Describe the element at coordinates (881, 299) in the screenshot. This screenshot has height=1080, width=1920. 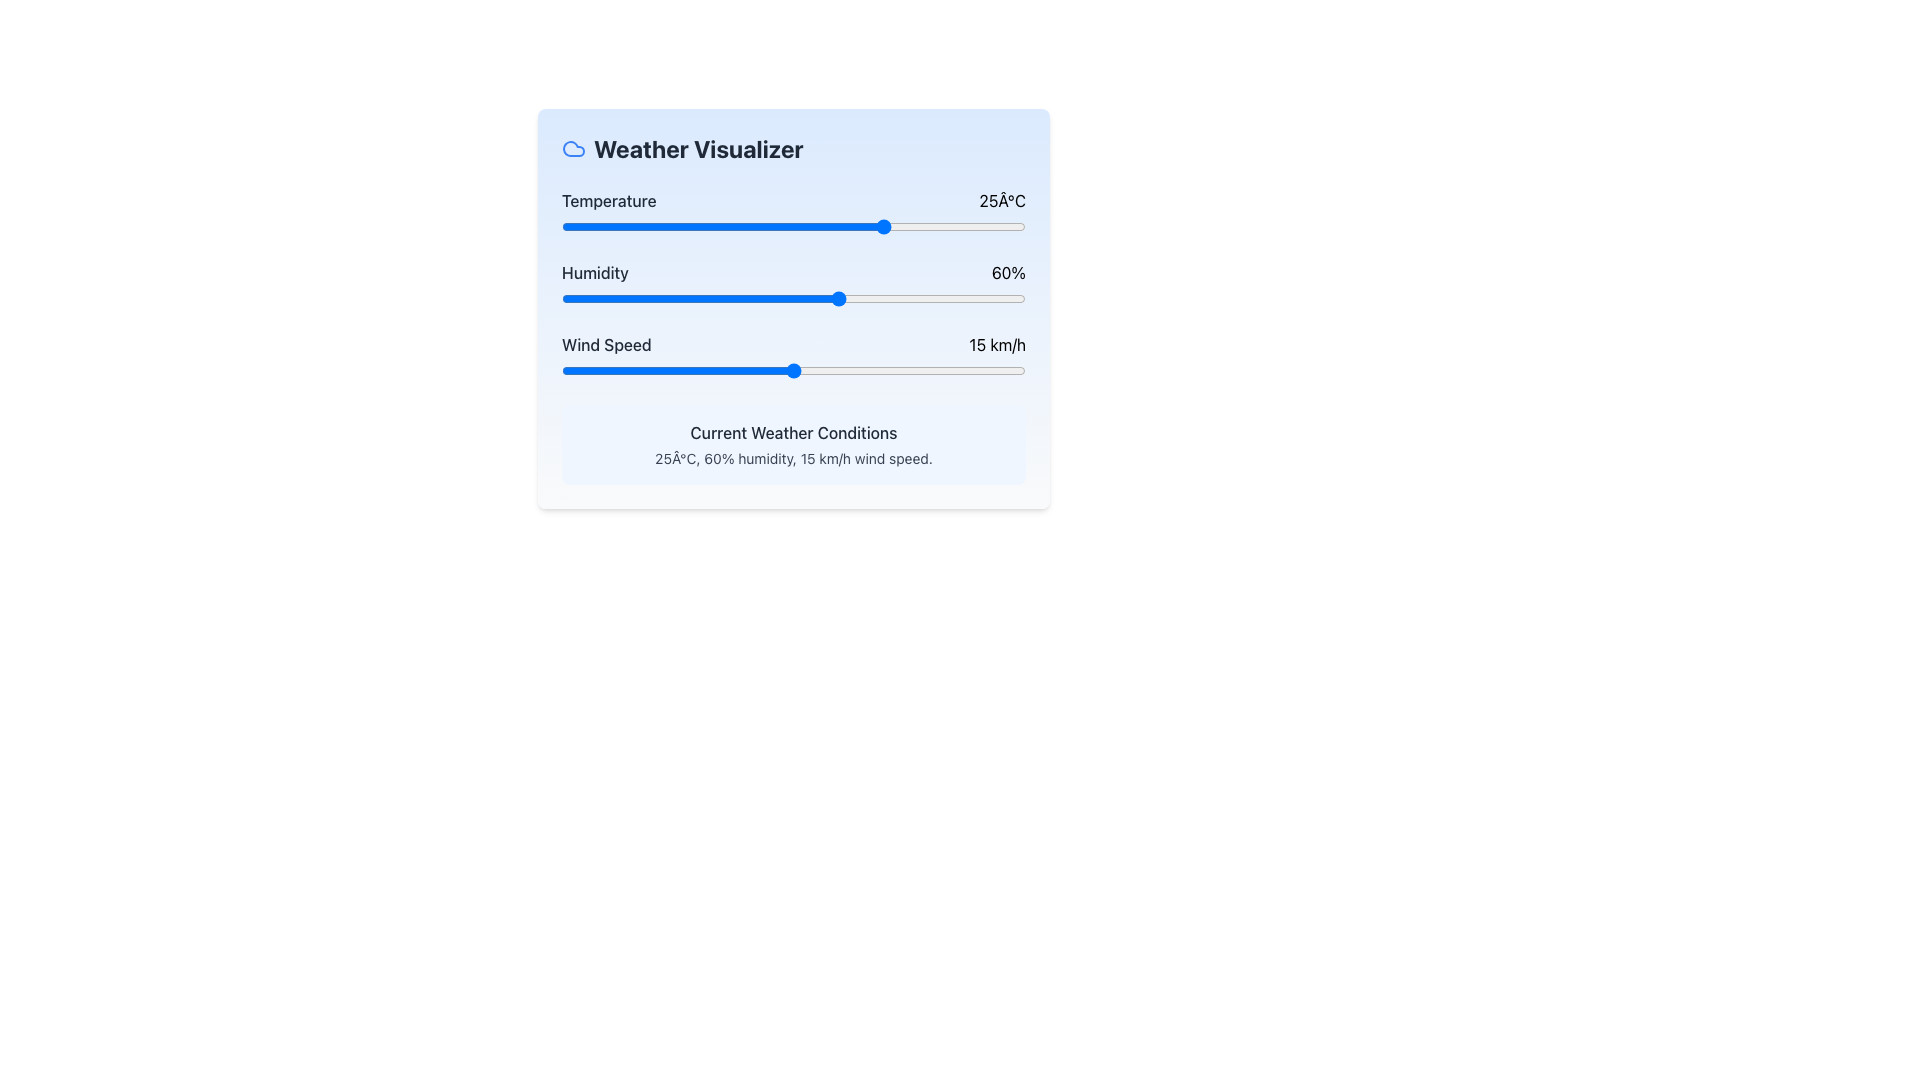
I see `the humidity level` at that location.